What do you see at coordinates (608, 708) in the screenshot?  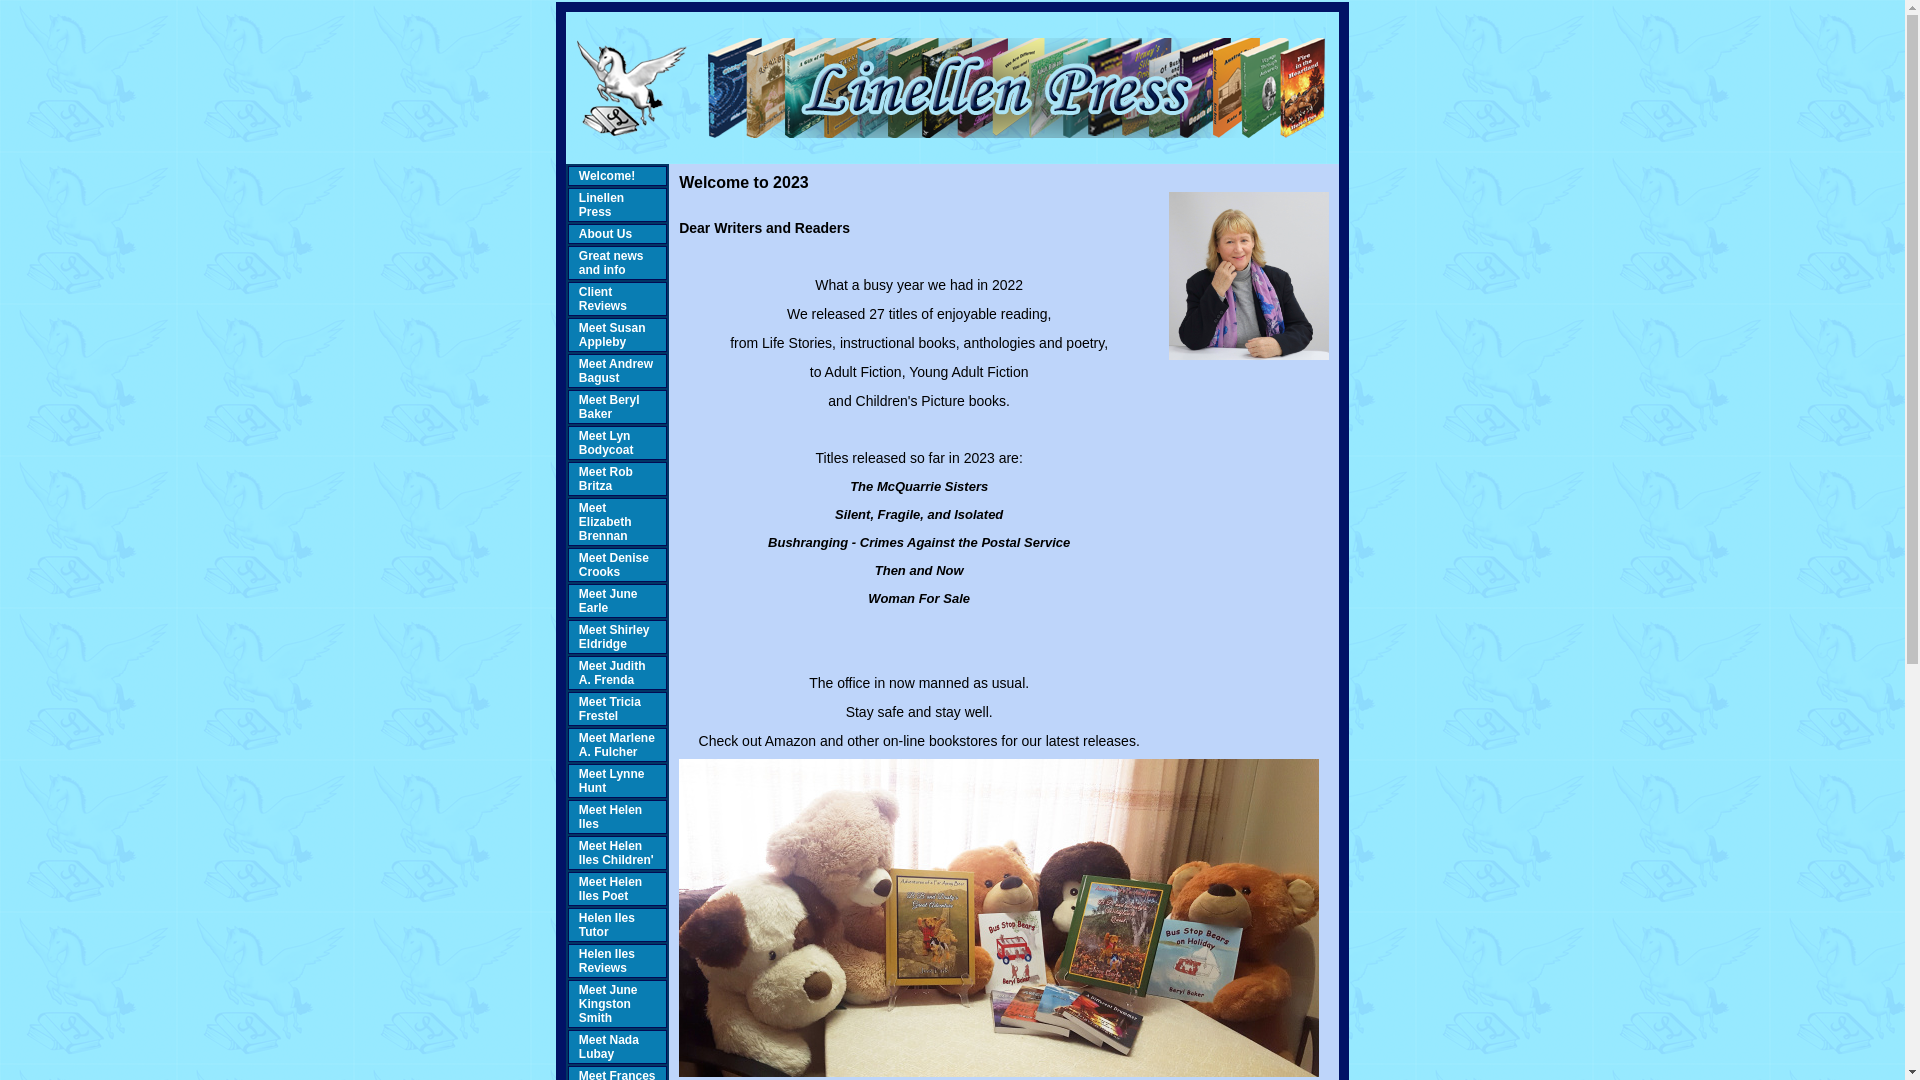 I see `'Meet Tricia Frestel'` at bounding box center [608, 708].